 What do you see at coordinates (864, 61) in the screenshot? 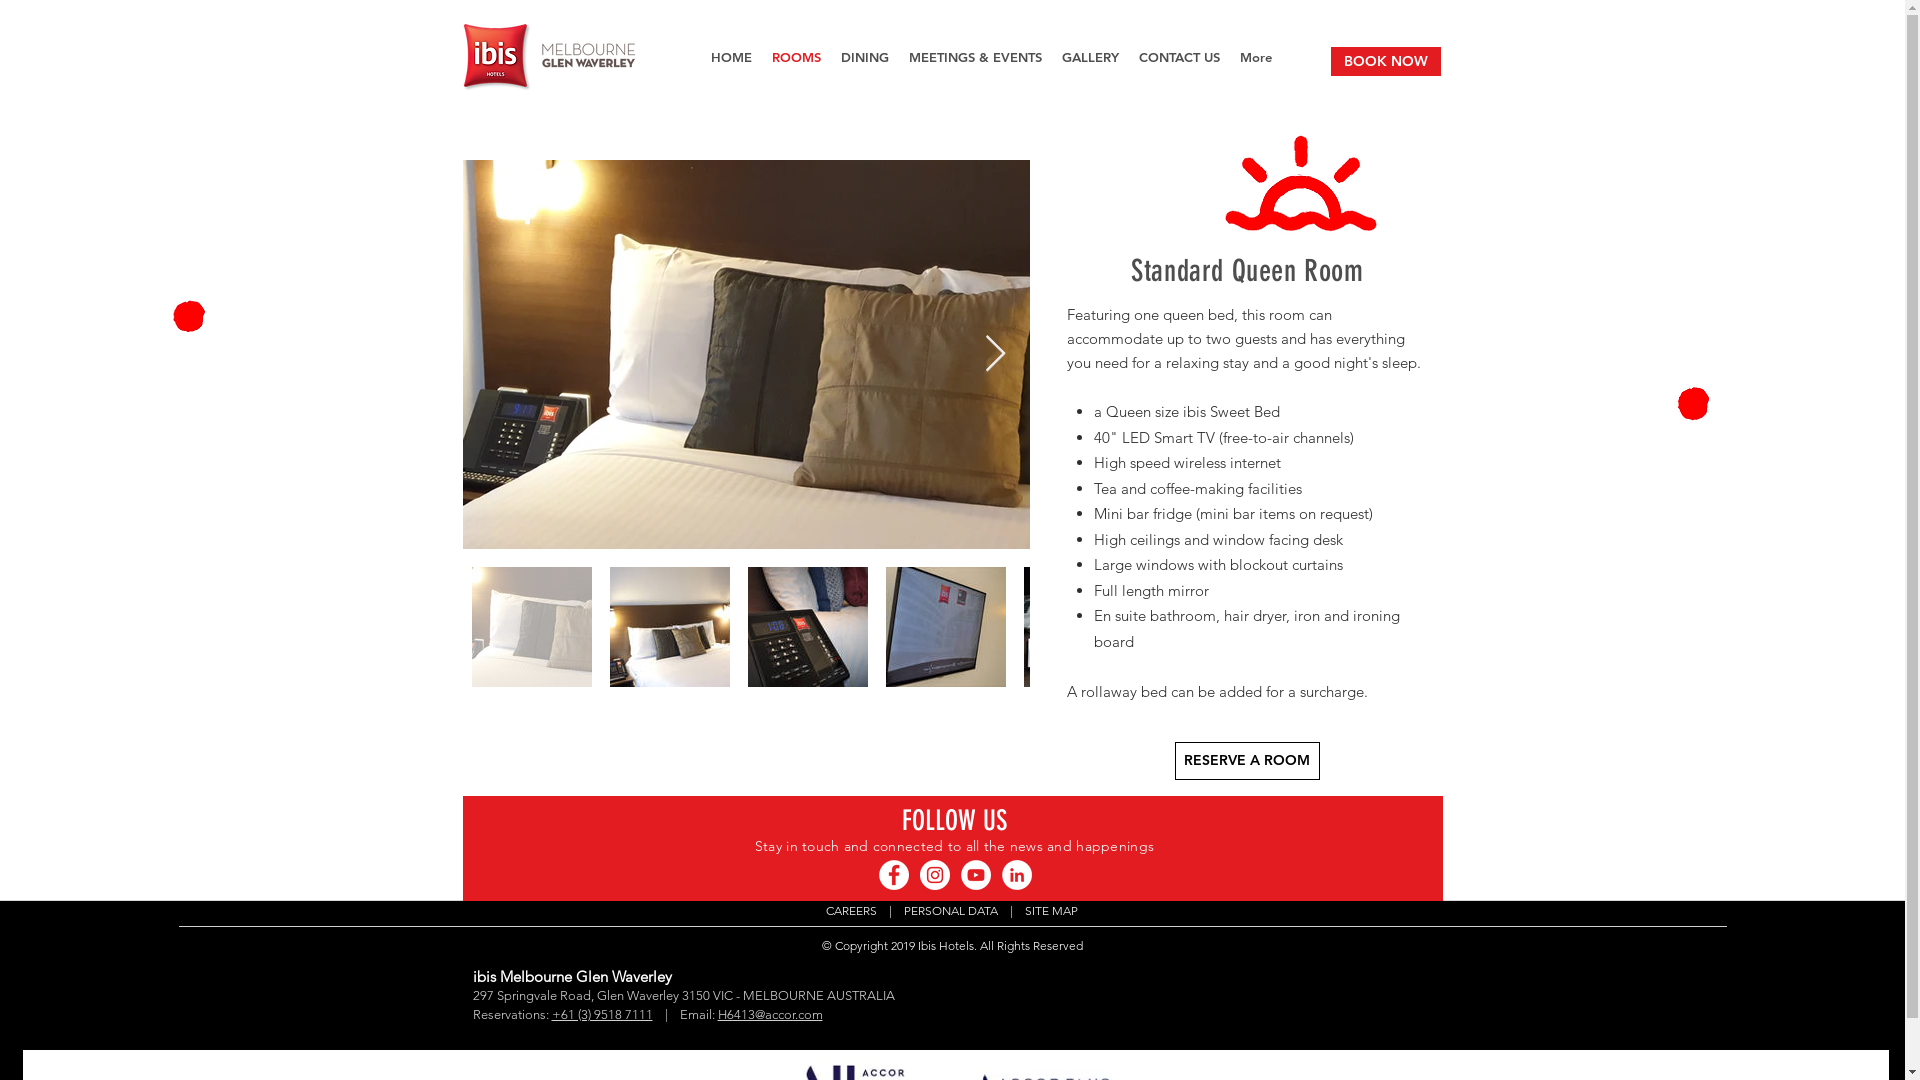
I see `'DINING'` at bounding box center [864, 61].